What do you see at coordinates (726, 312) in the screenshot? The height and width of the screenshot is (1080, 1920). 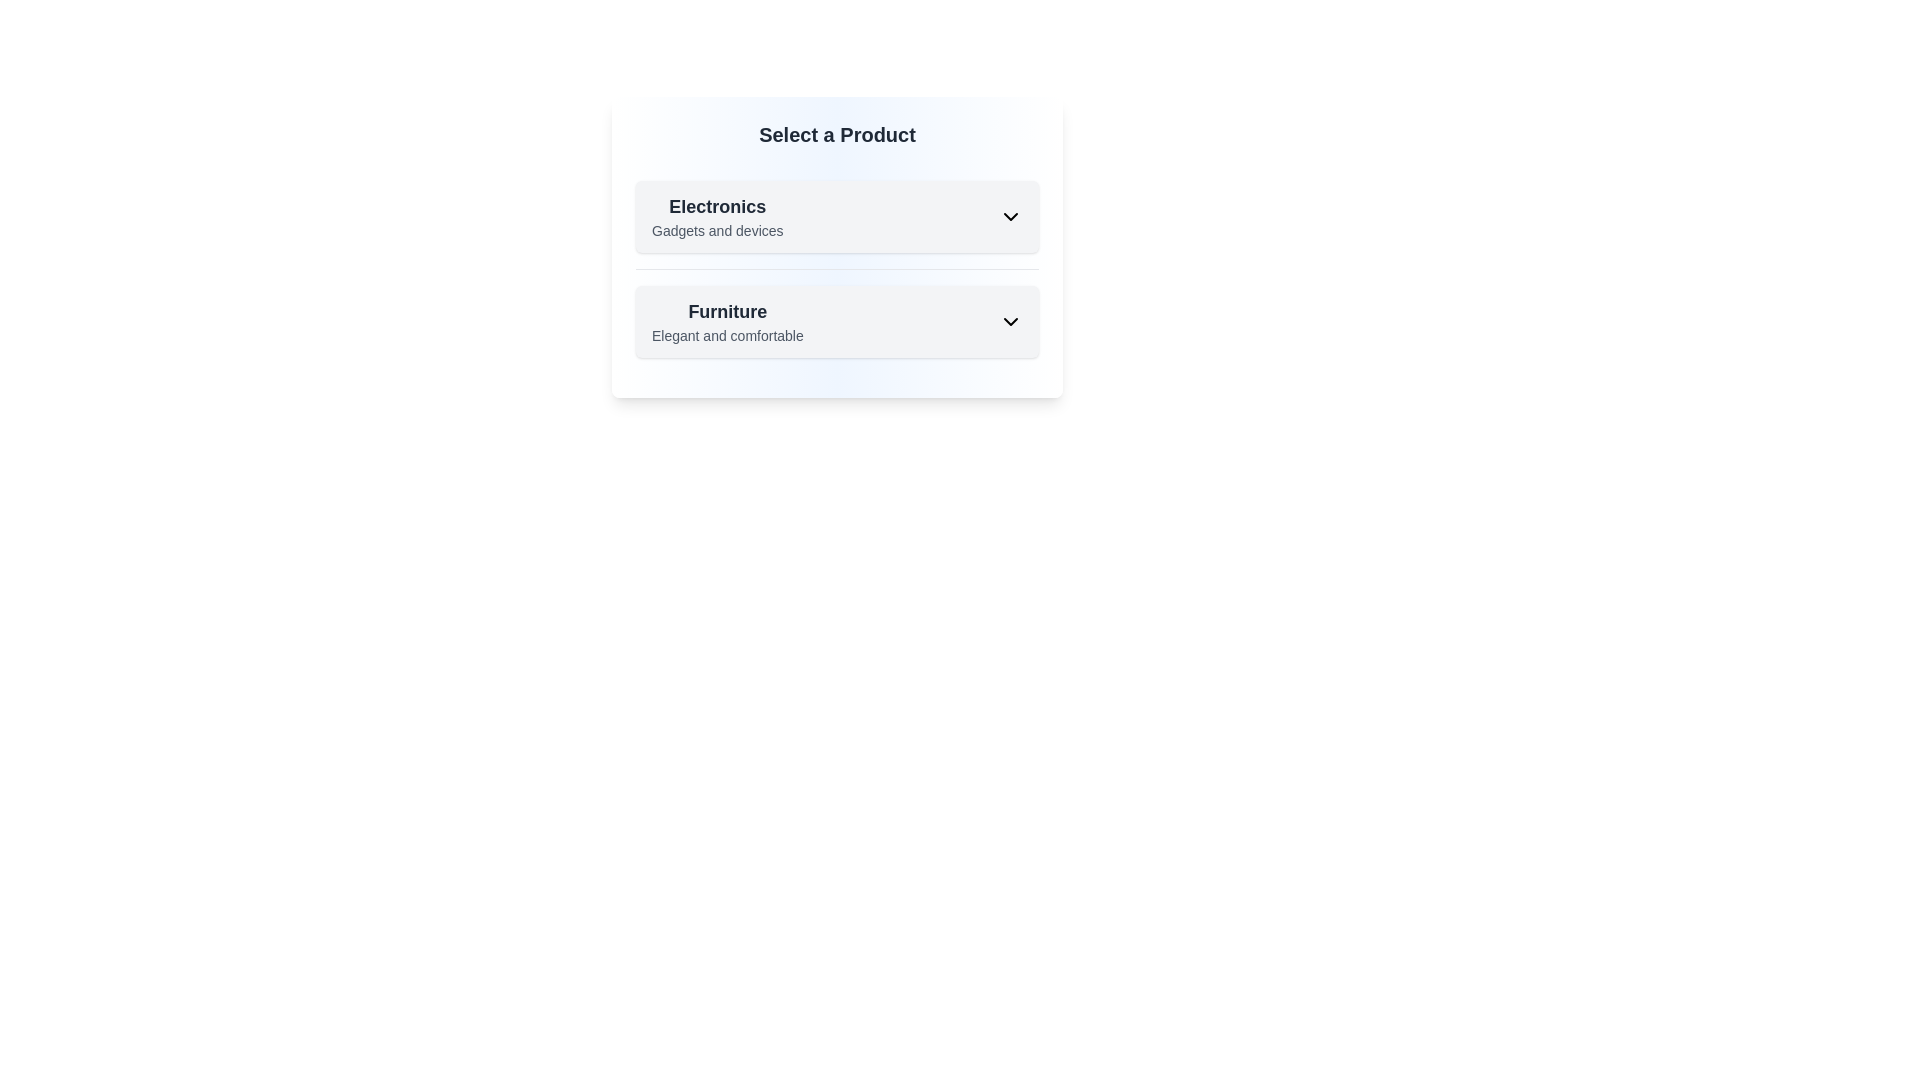 I see `Text Label that serves as a header or title for the section, located above the text 'Elegant and comfortable' in the second card-like section under 'Select a Product.'` at bounding box center [726, 312].